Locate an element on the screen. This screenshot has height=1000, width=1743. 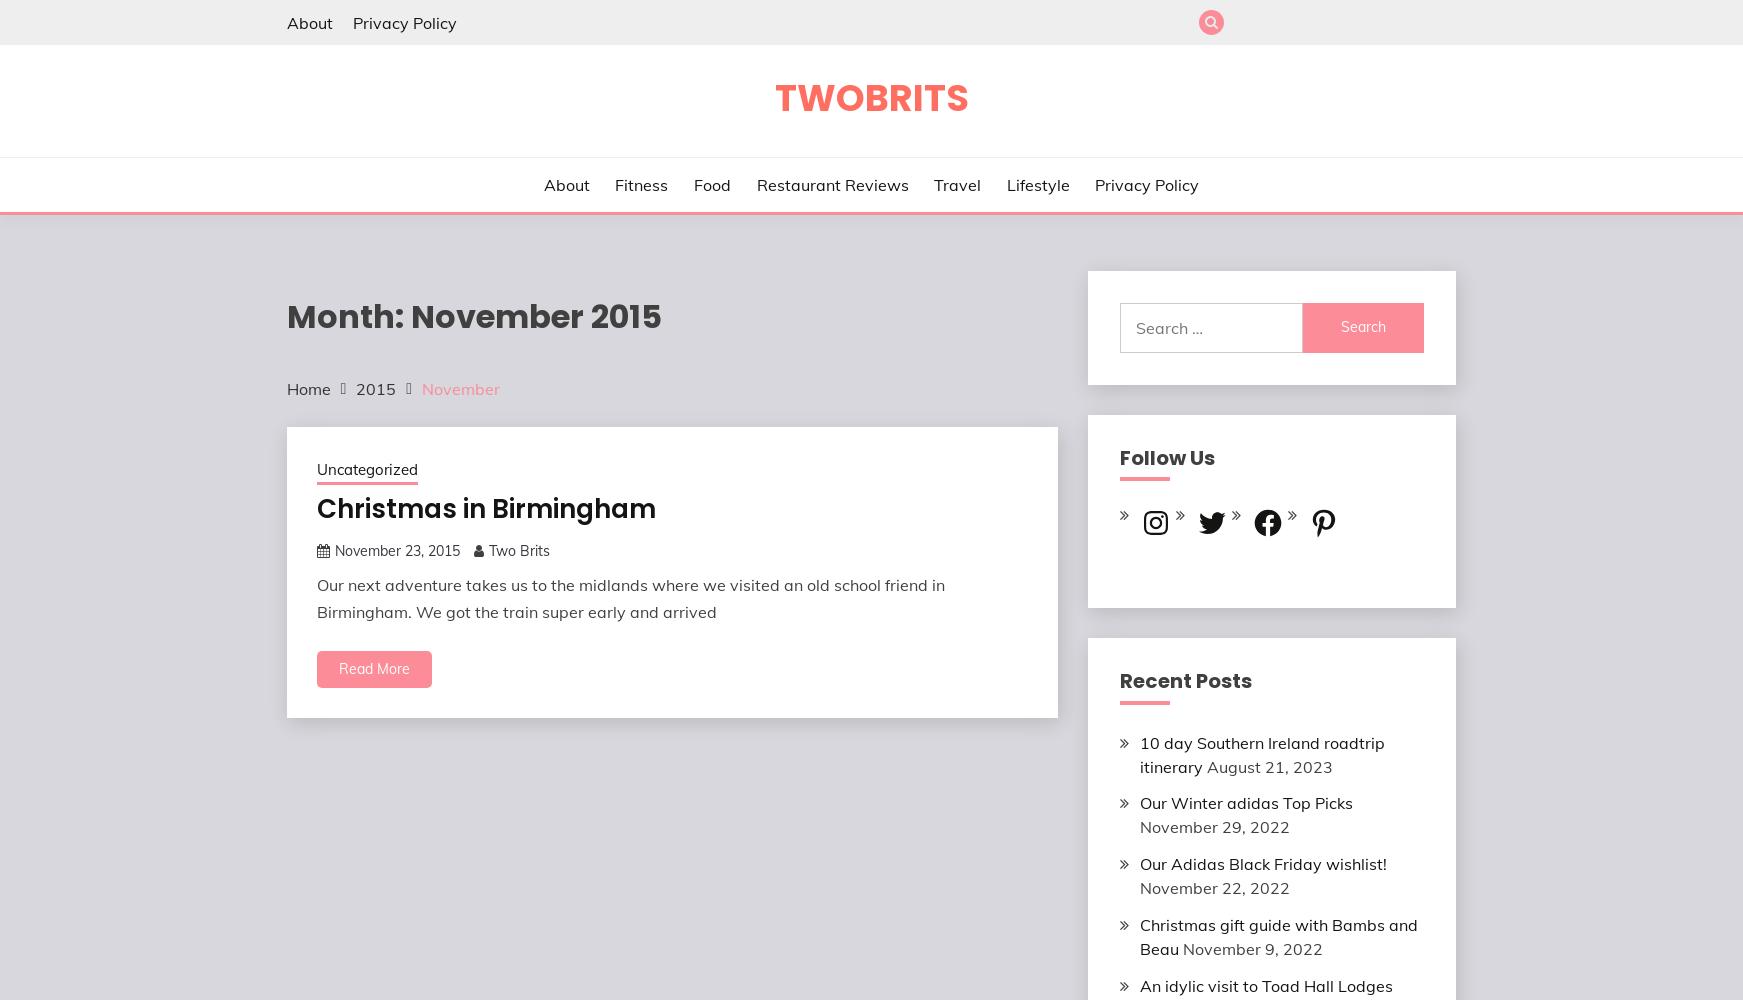
'Our next adventure takes us to the midlands where we visited an old school friend in Birmingham. We got the train super early and arrived' is located at coordinates (629, 597).